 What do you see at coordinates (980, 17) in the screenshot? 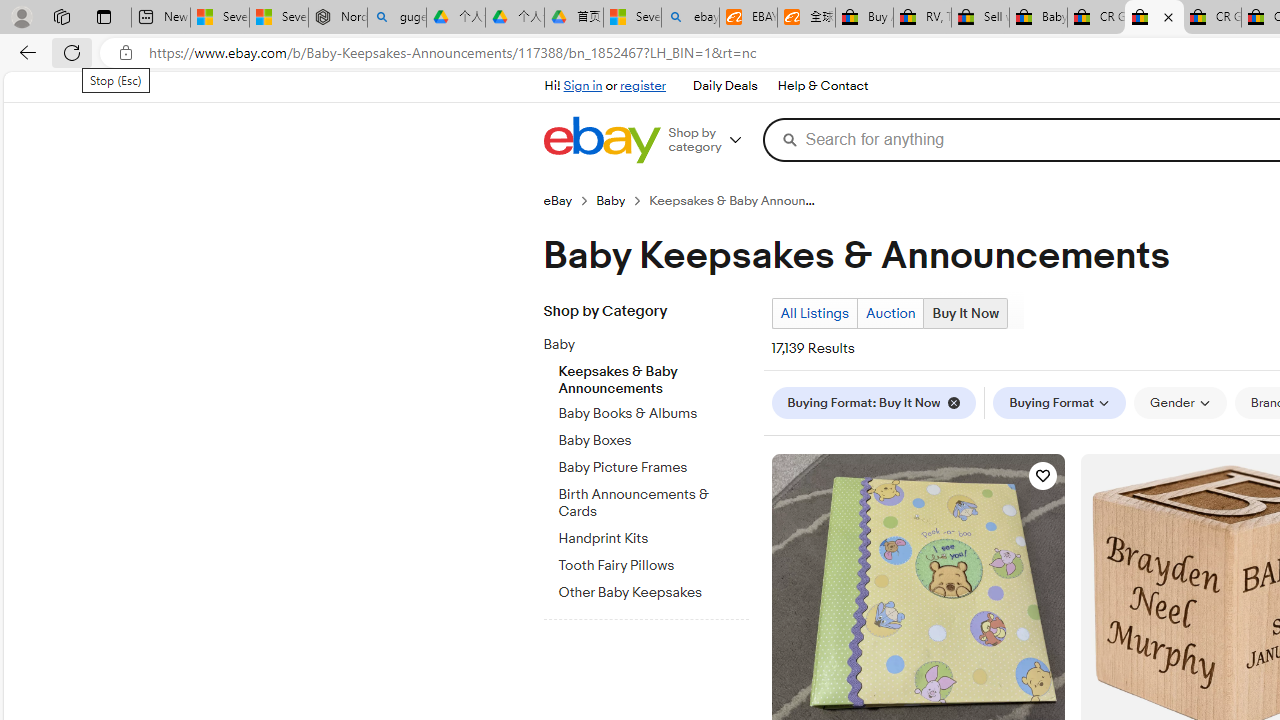
I see `'Sell worldwide with eBay'` at bounding box center [980, 17].